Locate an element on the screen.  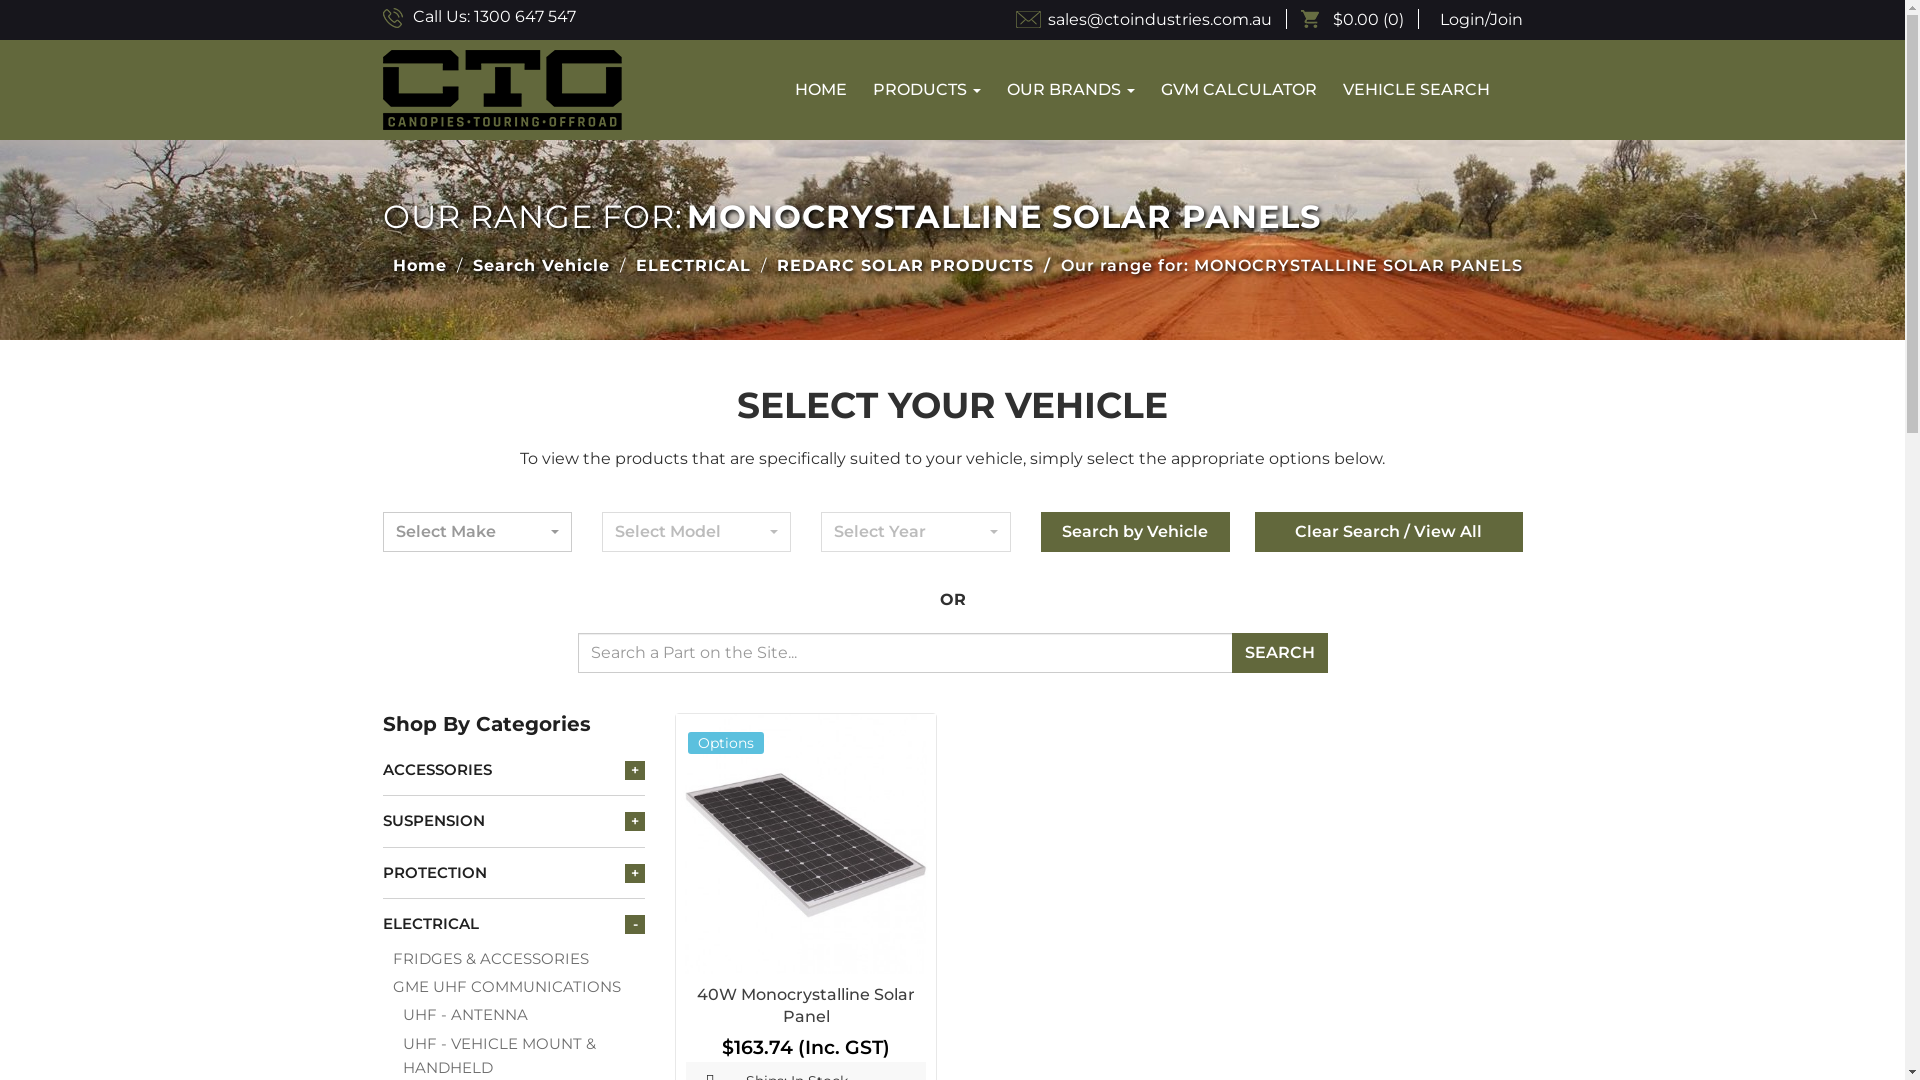
'Home' is located at coordinates (382, 264).